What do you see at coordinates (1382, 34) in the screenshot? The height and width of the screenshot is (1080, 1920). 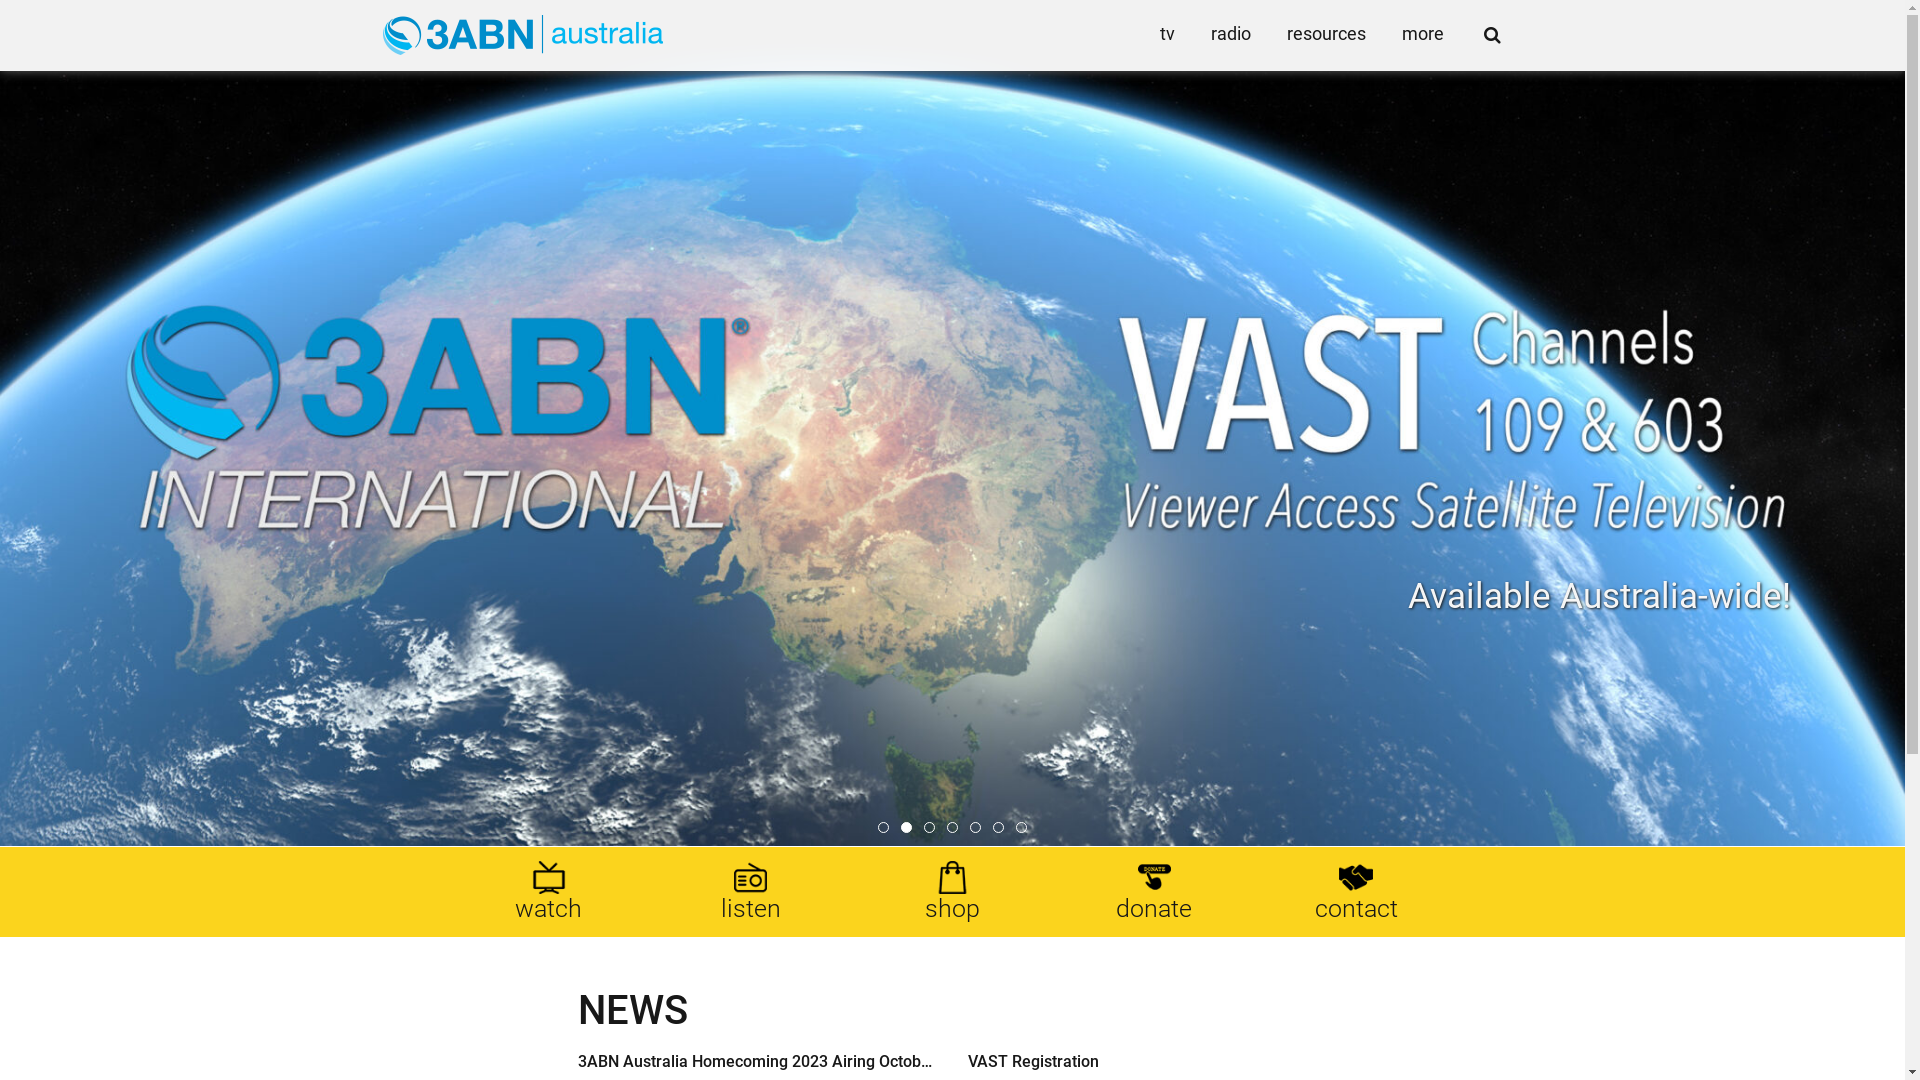 I see `'more'` at bounding box center [1382, 34].